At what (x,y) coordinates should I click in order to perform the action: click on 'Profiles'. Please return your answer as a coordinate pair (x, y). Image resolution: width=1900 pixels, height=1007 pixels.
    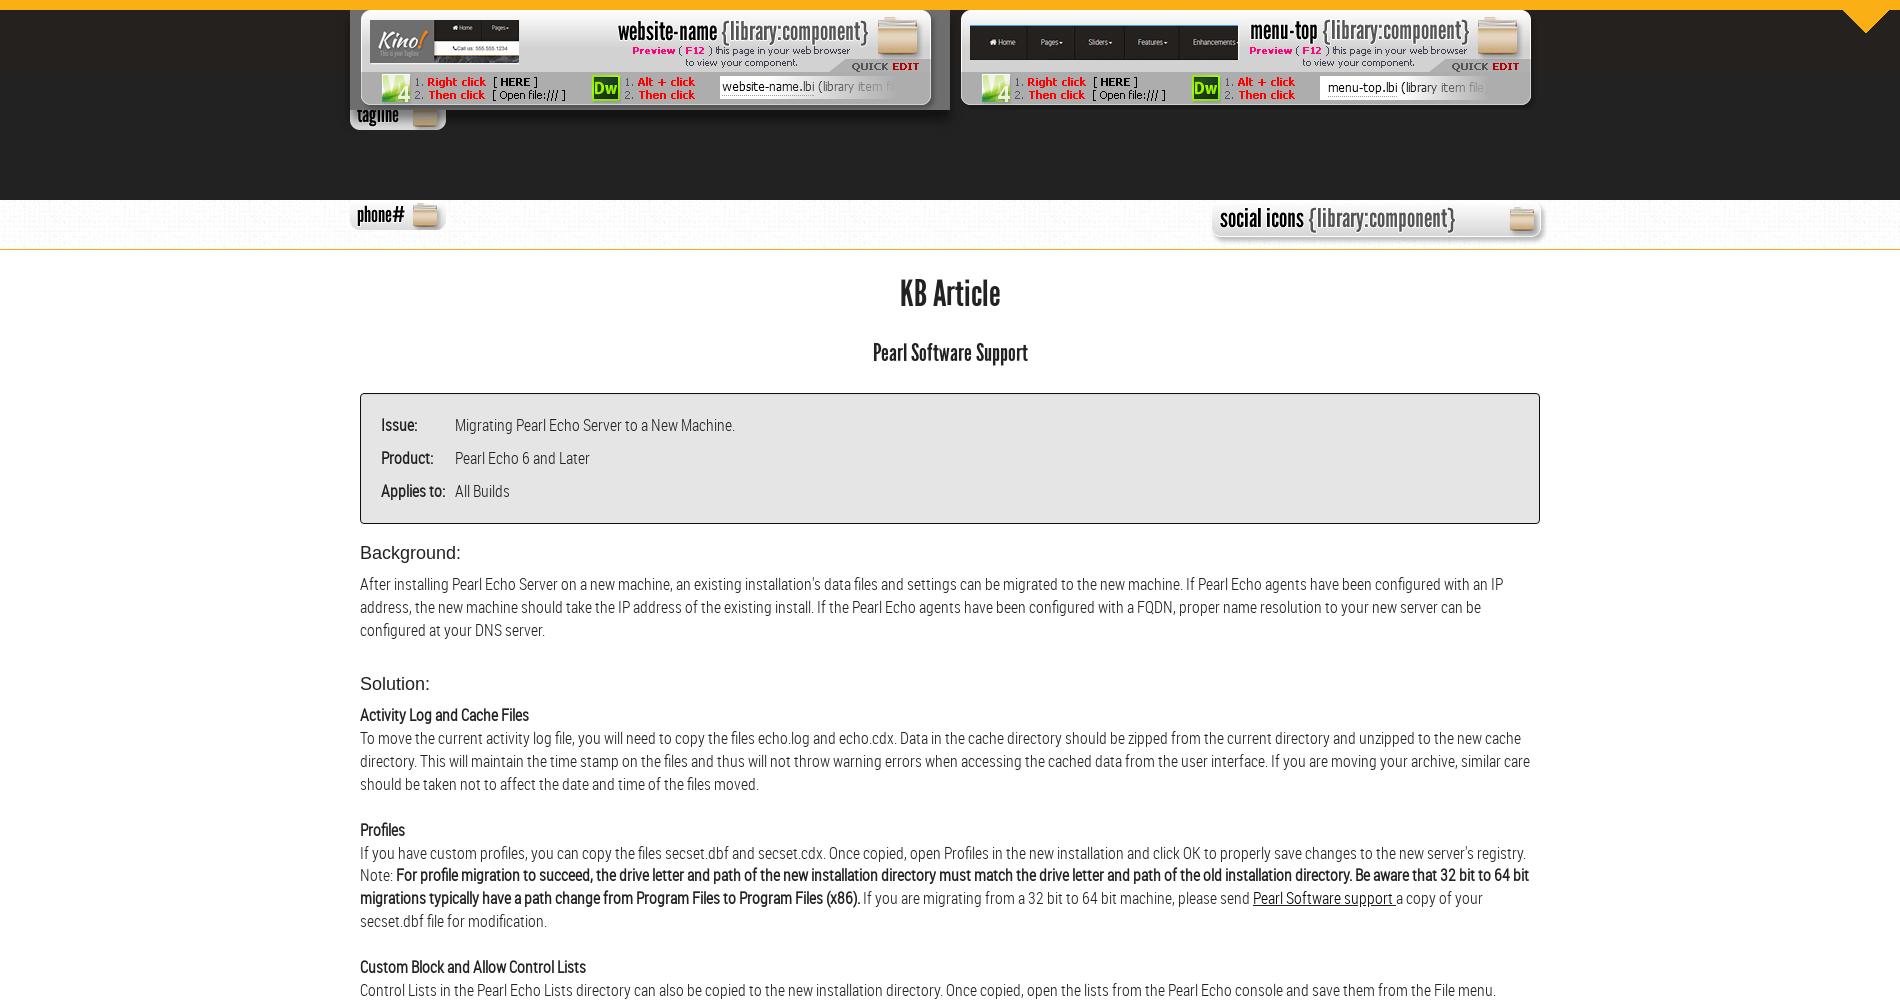
    Looking at the image, I should click on (381, 827).